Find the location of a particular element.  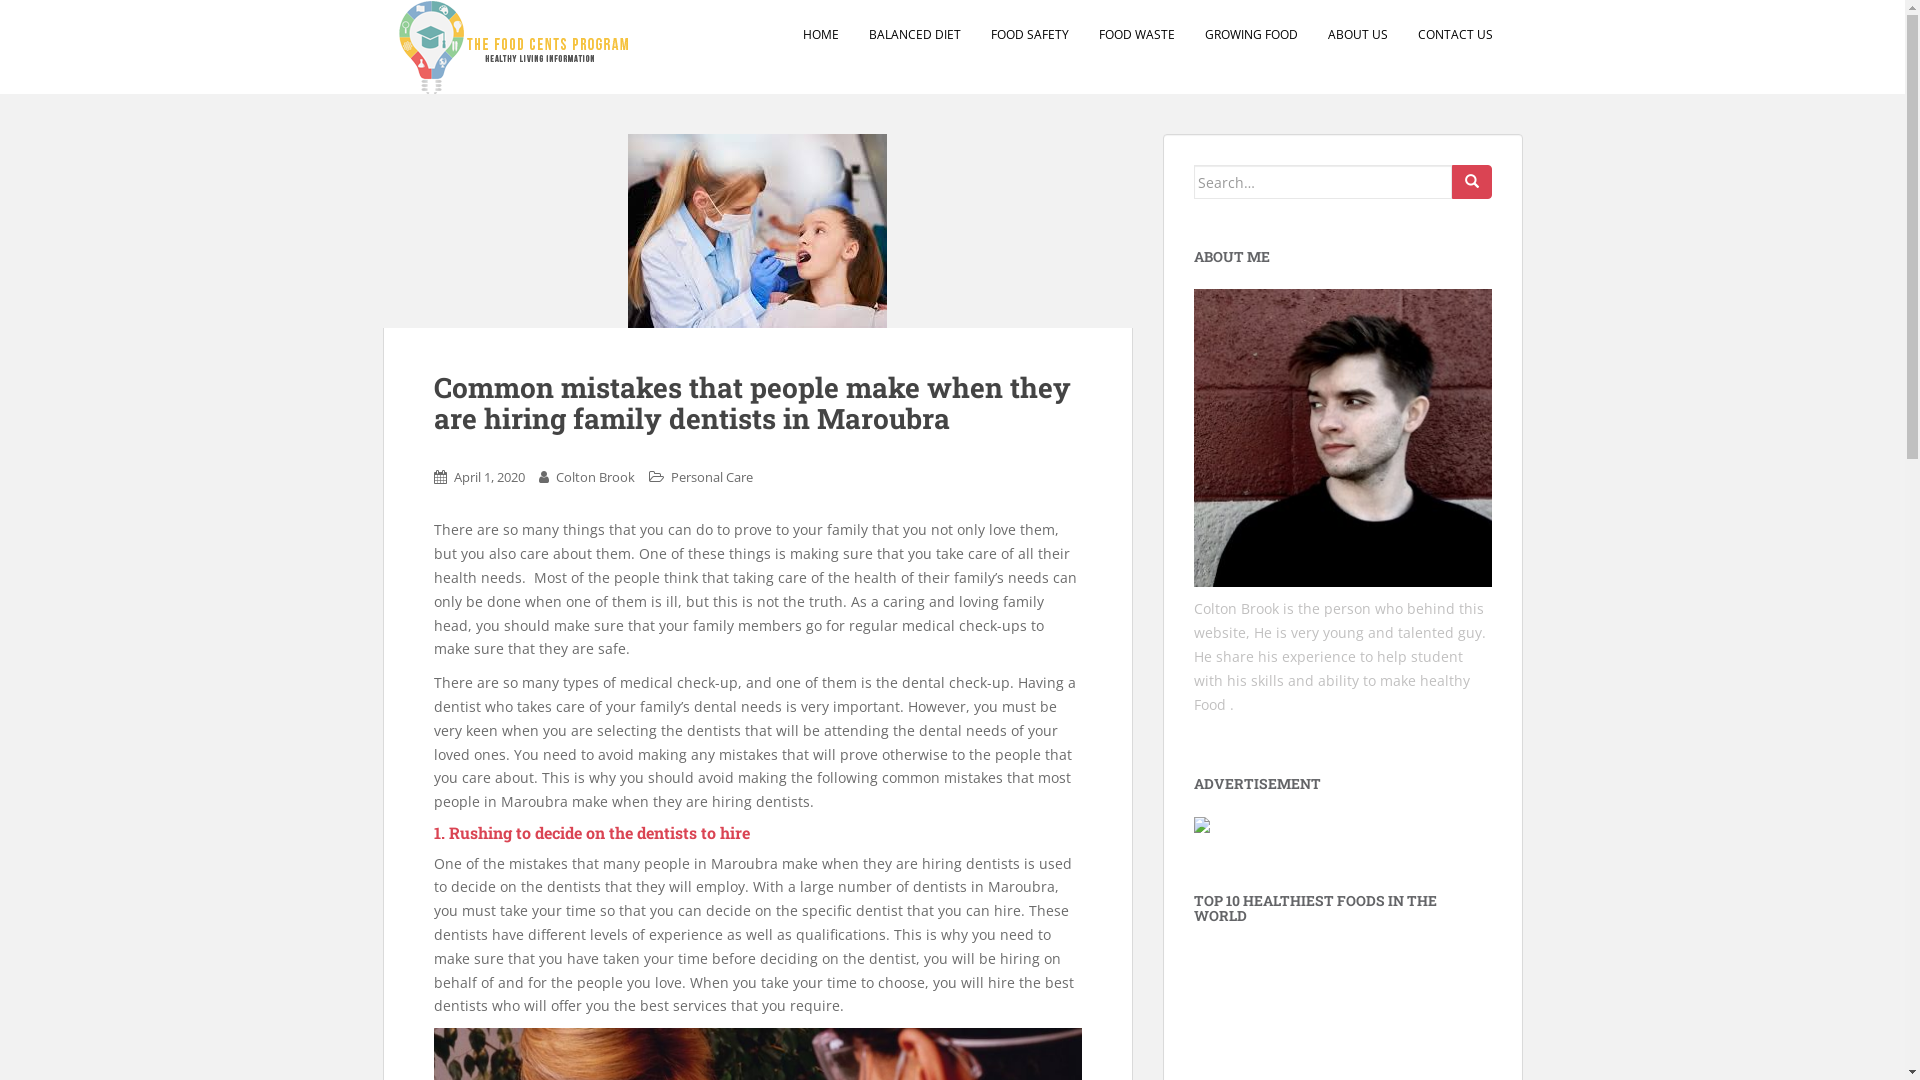

'Search' is located at coordinates (1472, 181).